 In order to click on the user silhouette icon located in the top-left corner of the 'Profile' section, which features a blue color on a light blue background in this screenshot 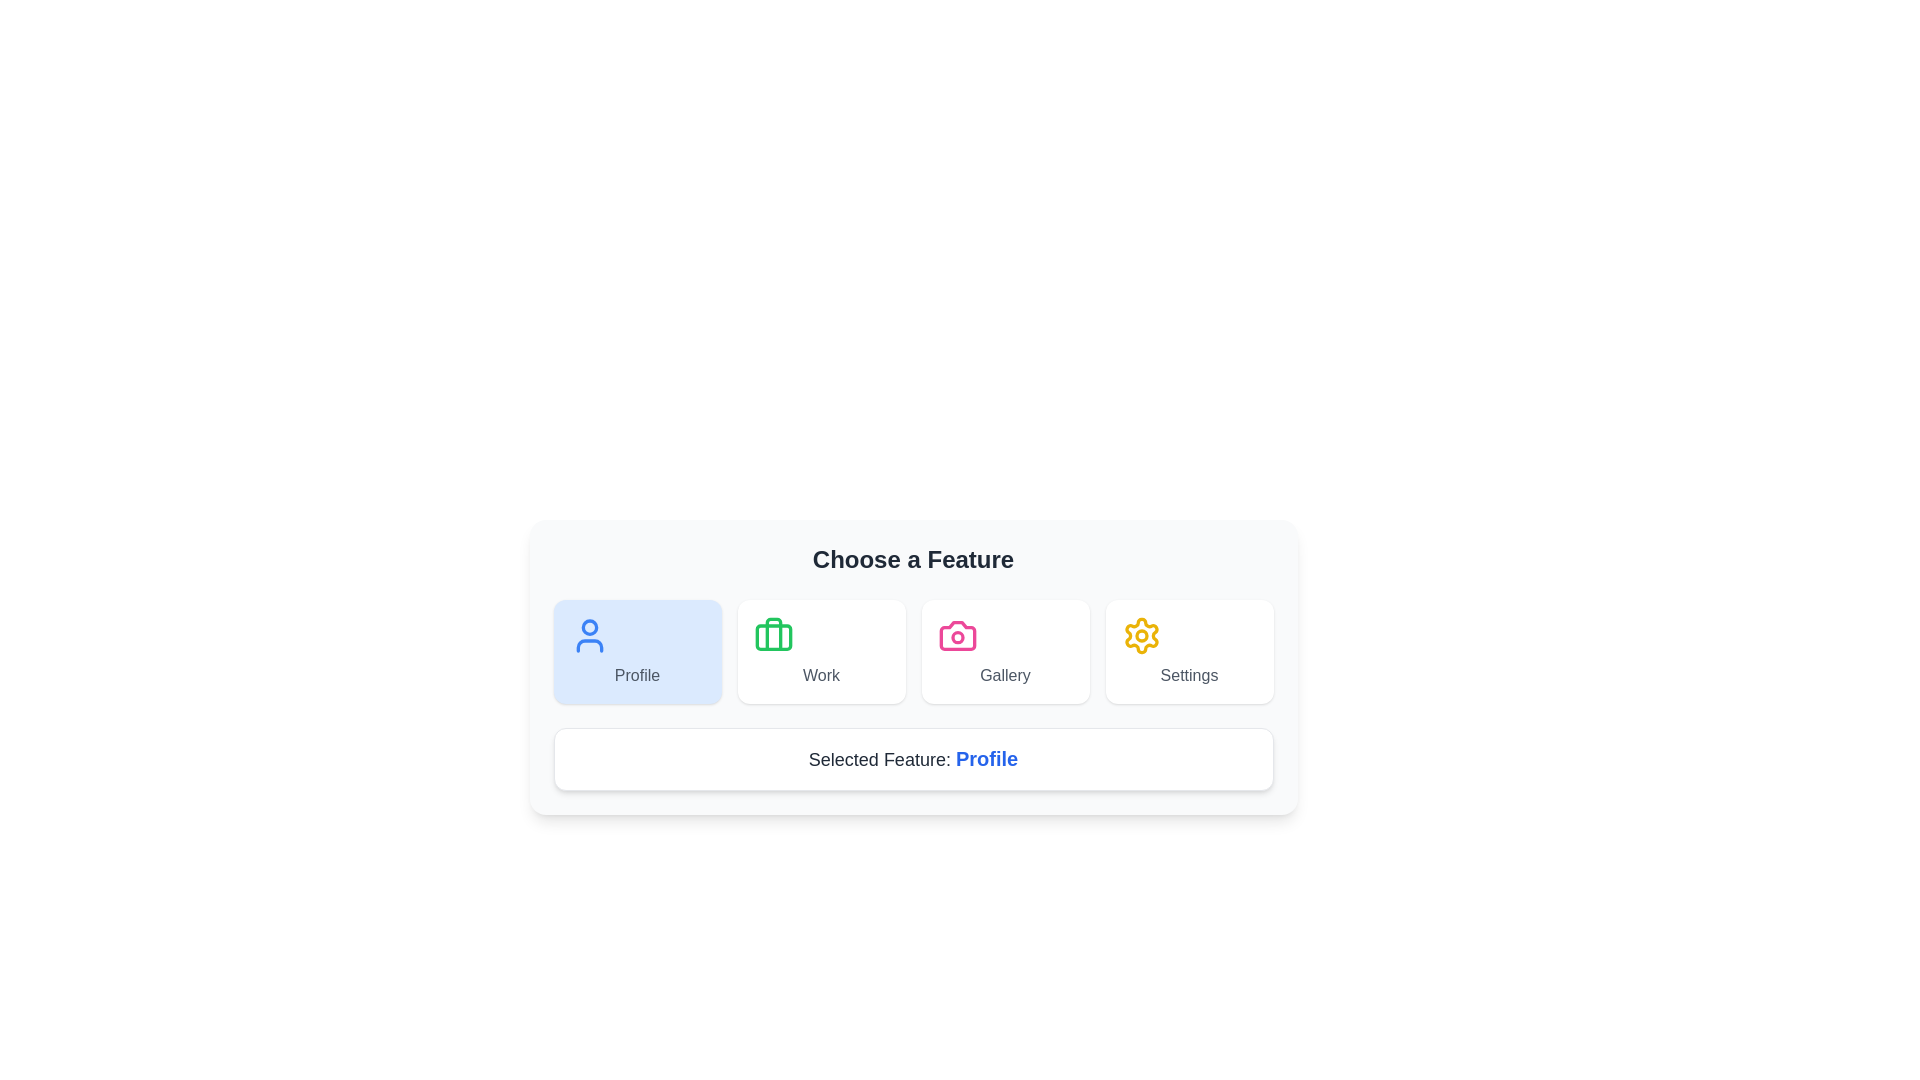, I will do `click(588, 636)`.